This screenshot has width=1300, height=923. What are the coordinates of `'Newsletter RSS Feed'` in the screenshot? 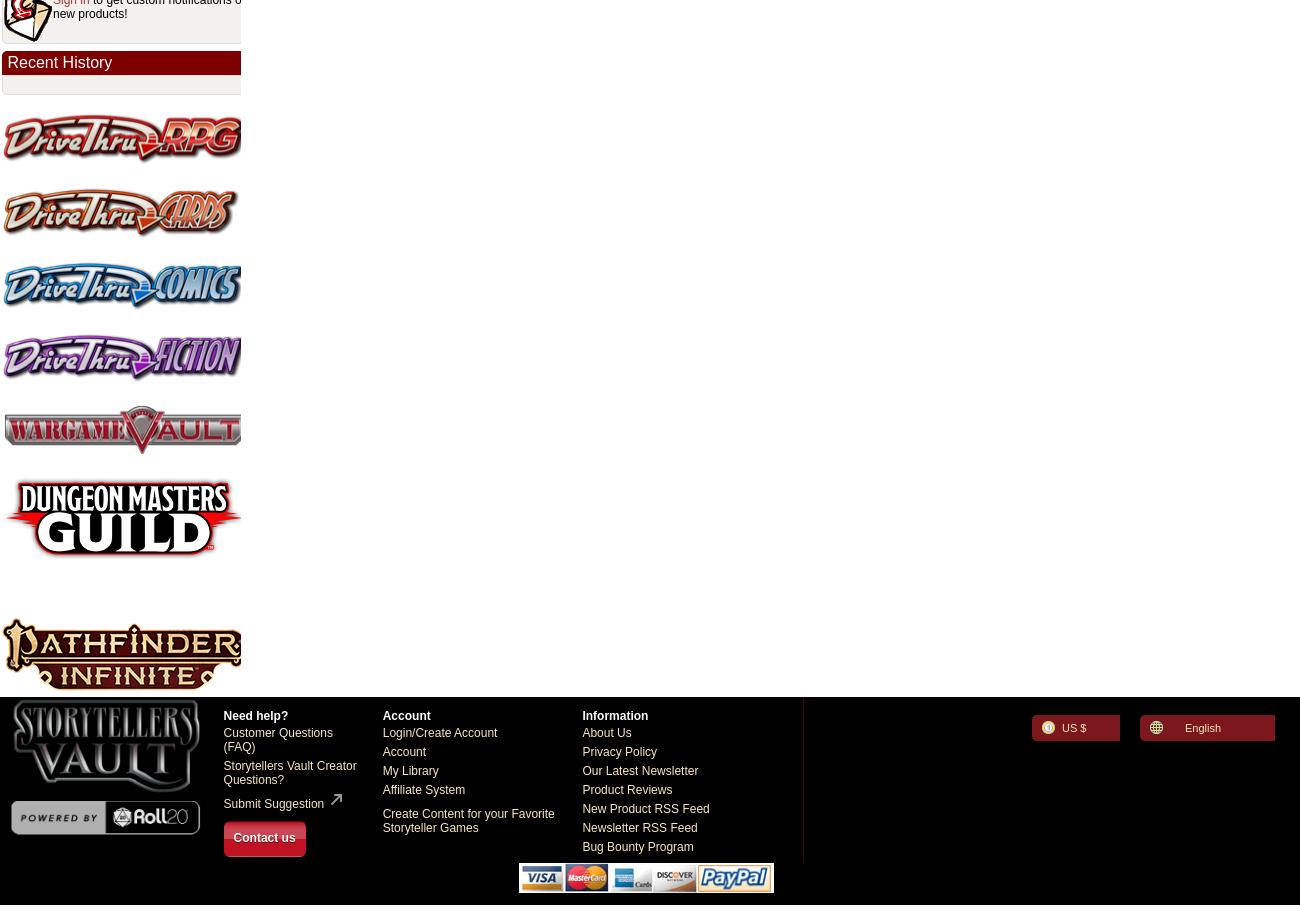 It's located at (639, 827).